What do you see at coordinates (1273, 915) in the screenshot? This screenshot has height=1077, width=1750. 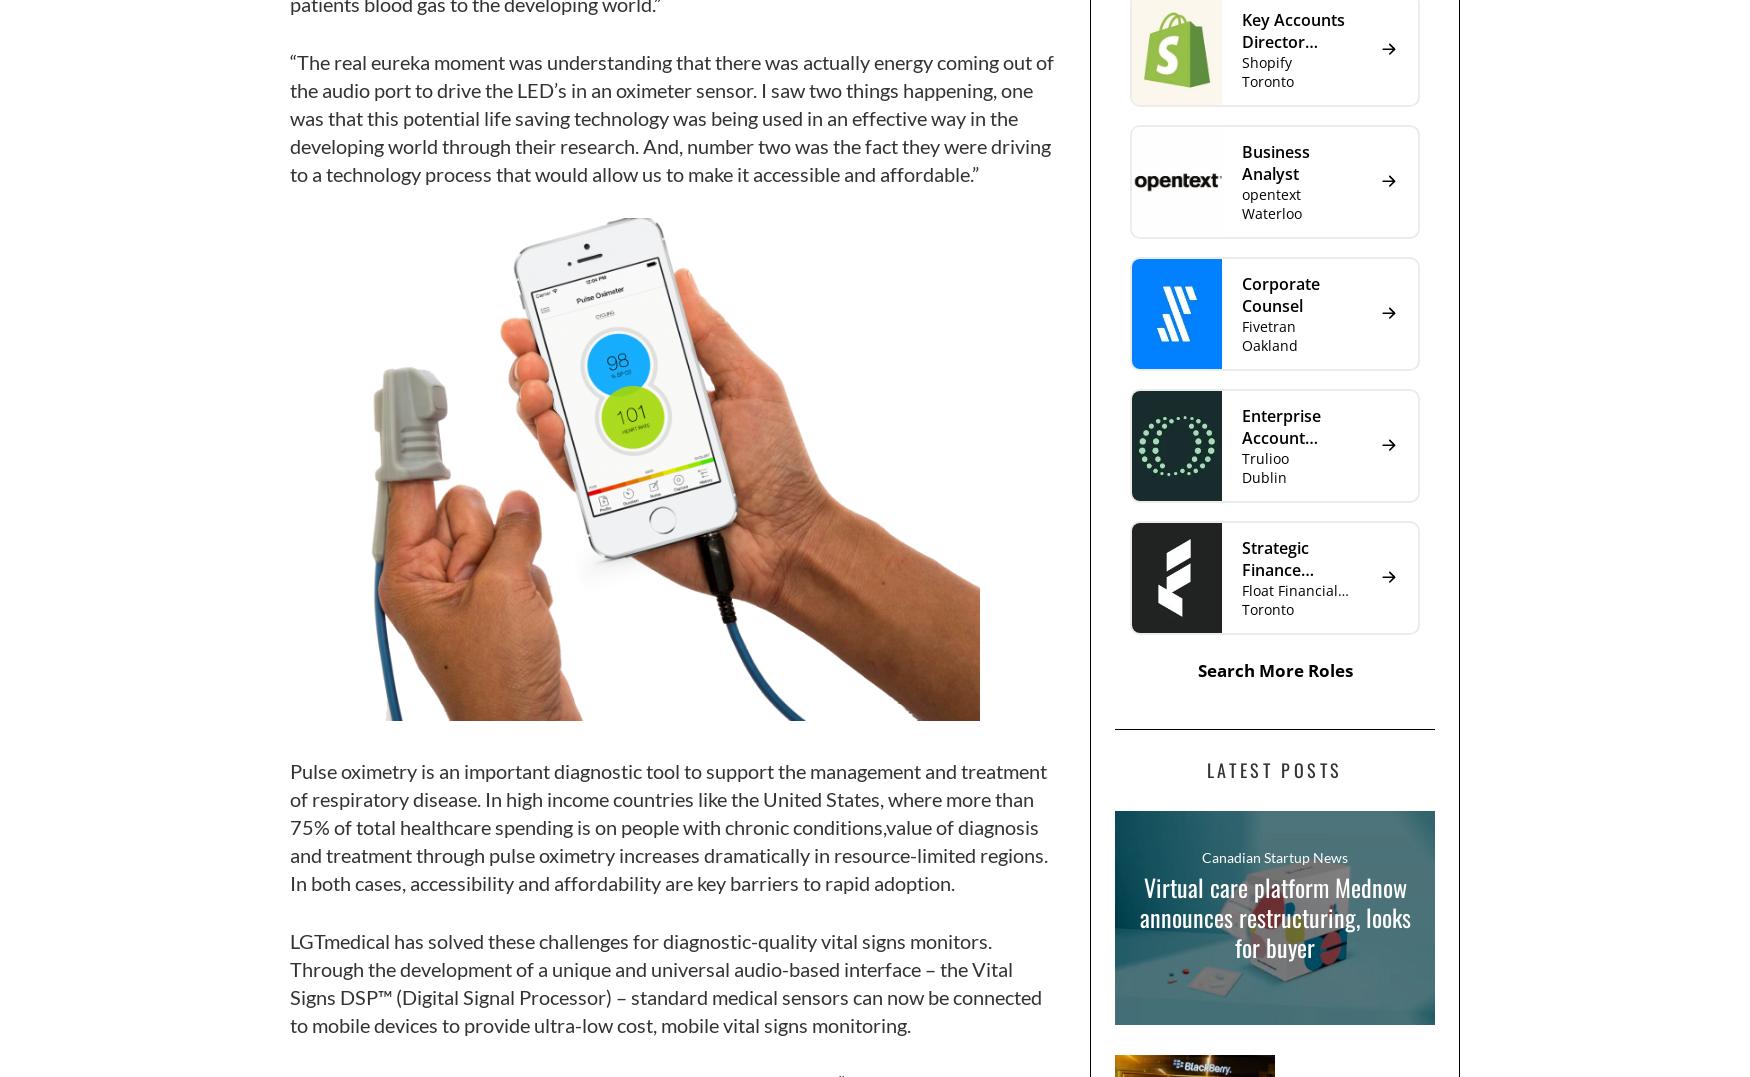 I see `'Virtual care platform Mednow announces restructuring, looks for buyer'` at bounding box center [1273, 915].